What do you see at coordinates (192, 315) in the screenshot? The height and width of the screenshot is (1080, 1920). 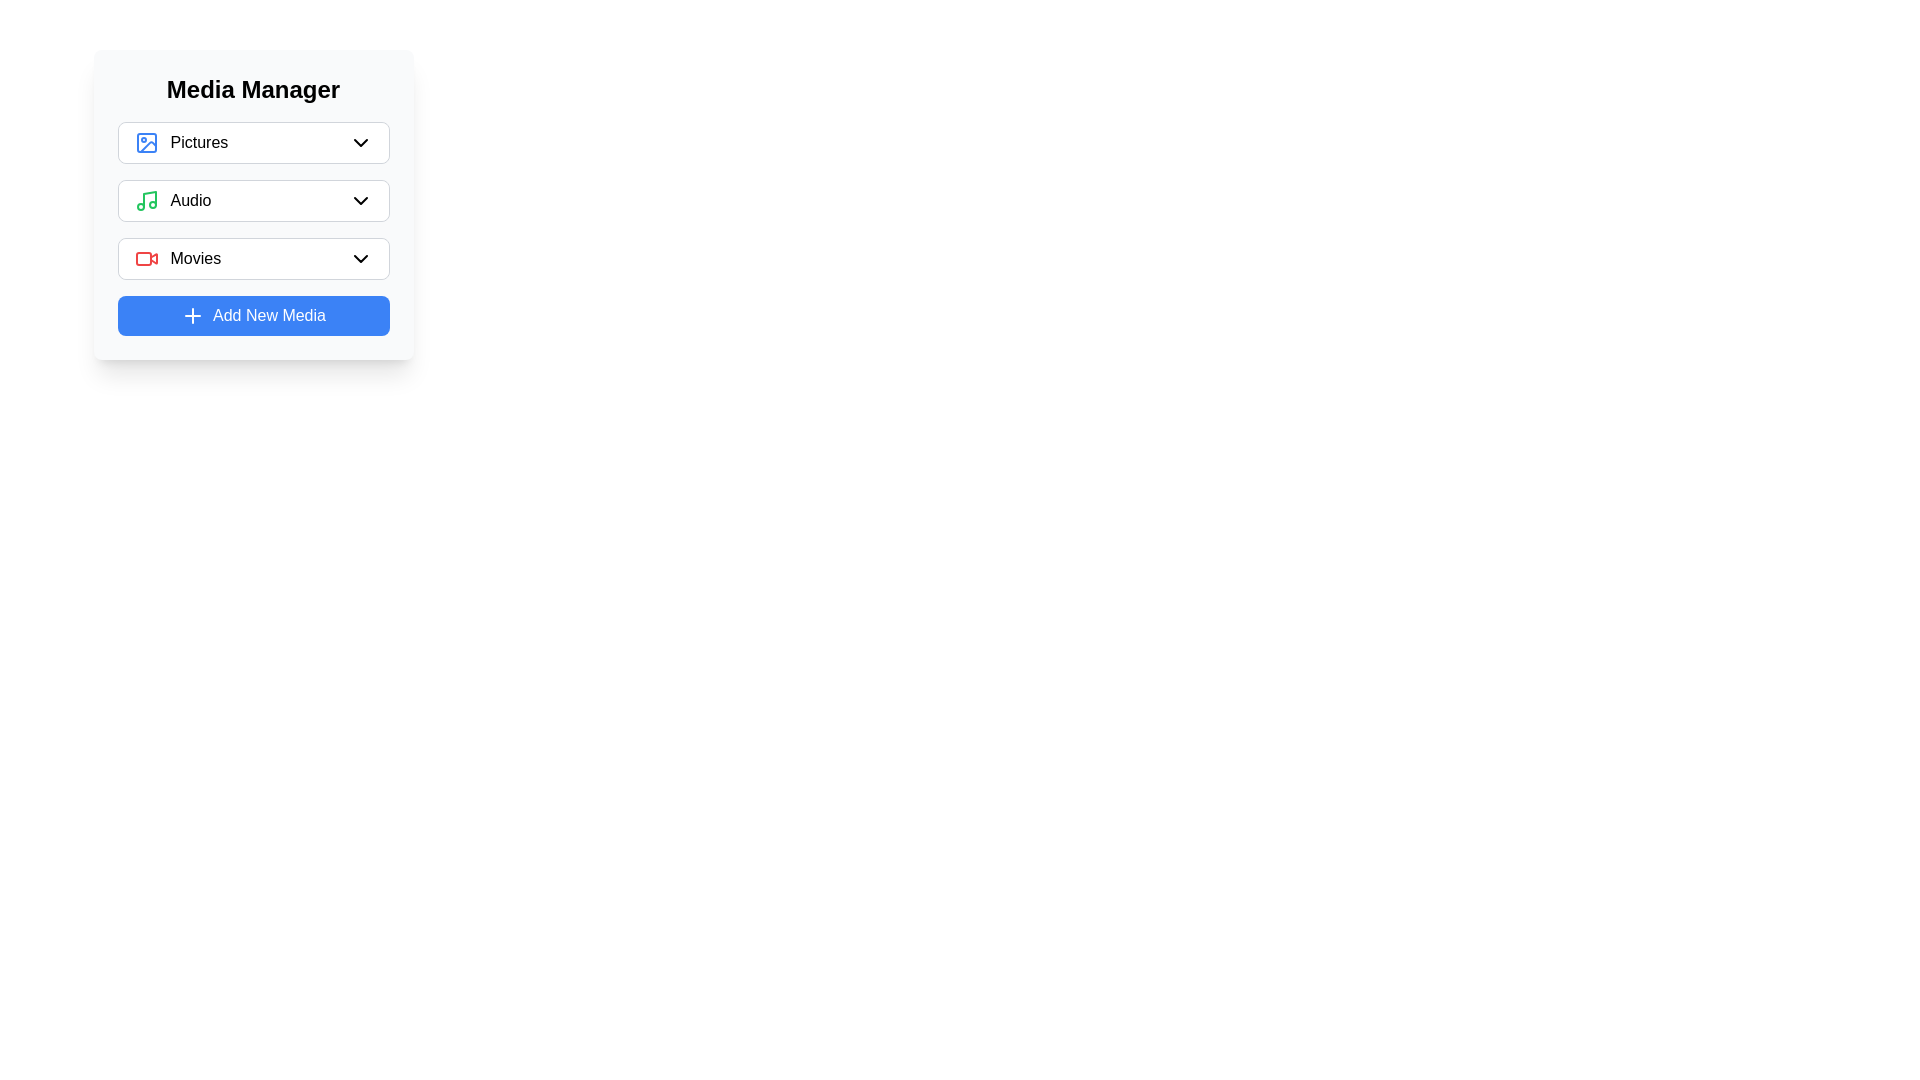 I see `the cross-shaped icon with a white outline on a blue circular background located inside the 'Add New Media' button in the 'Media Manager' section` at bounding box center [192, 315].